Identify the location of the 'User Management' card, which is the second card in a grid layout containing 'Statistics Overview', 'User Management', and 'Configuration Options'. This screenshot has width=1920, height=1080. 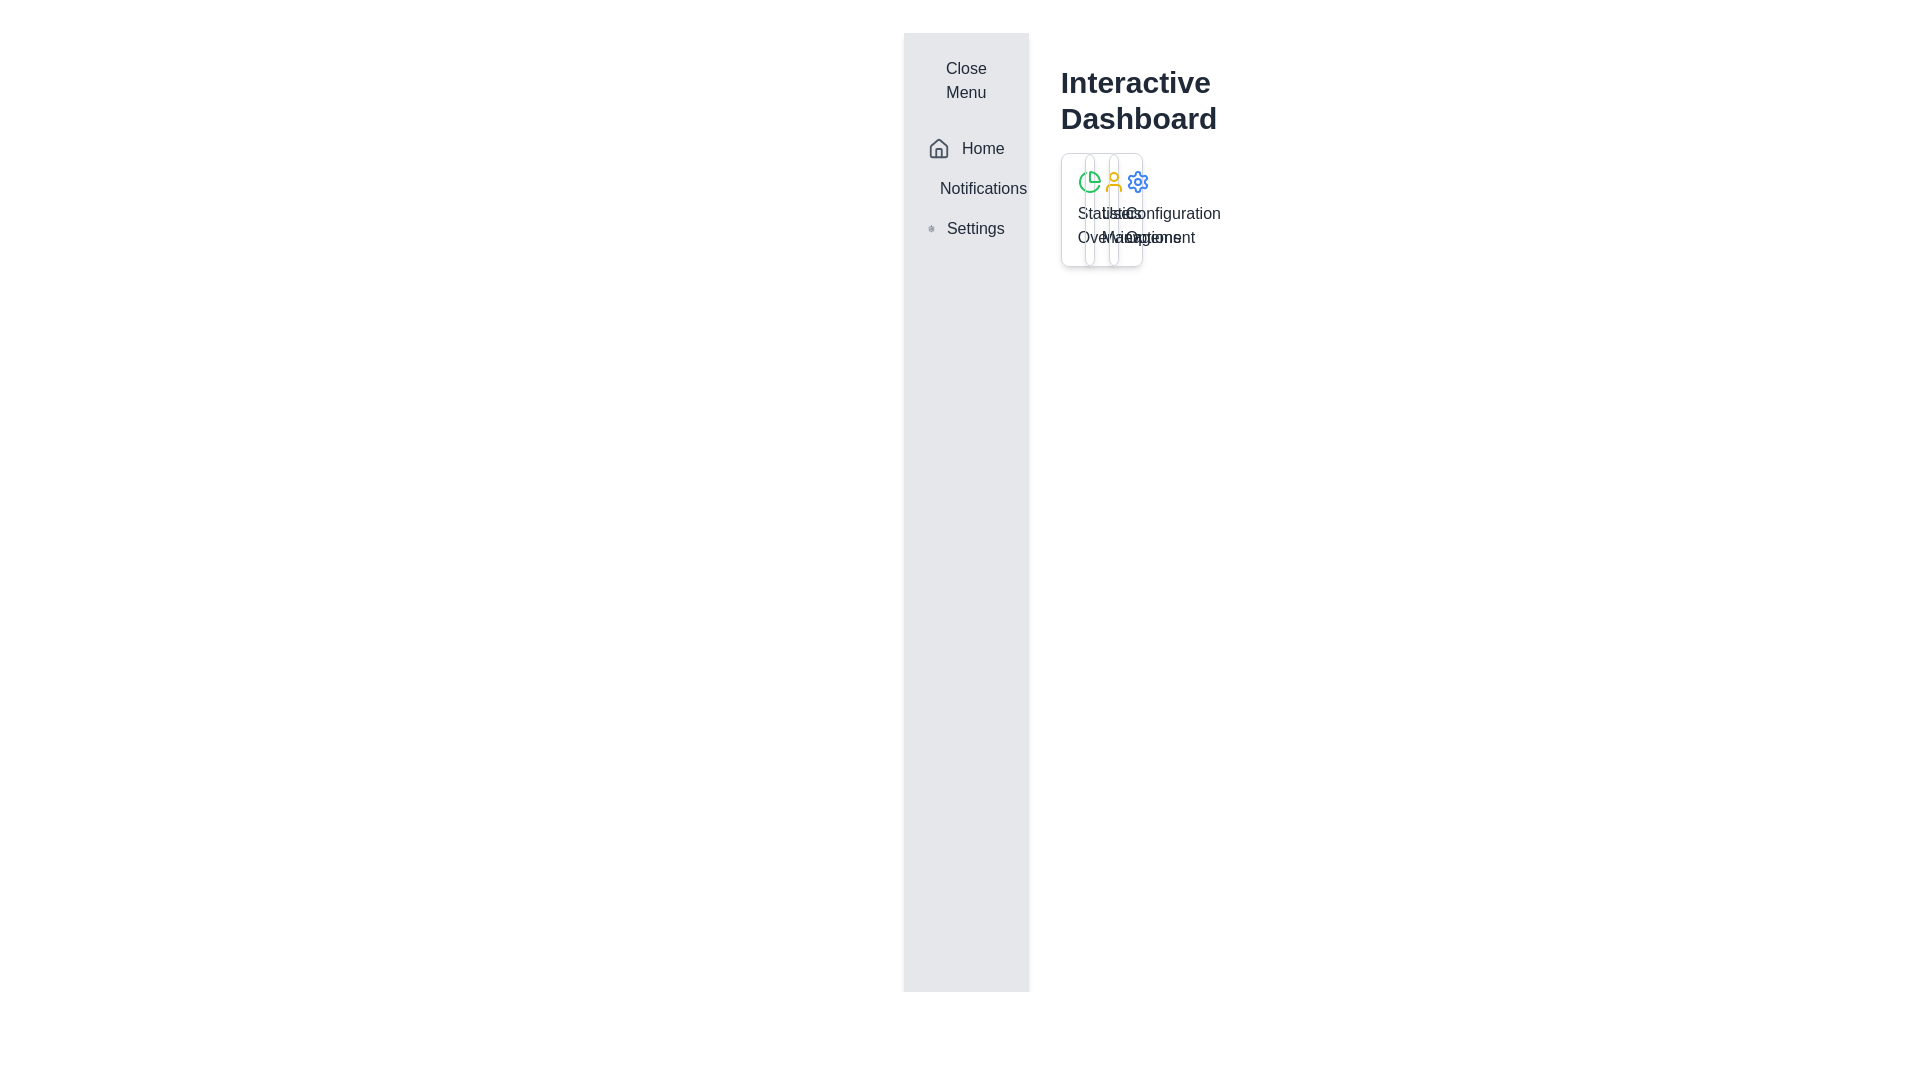
(1100, 209).